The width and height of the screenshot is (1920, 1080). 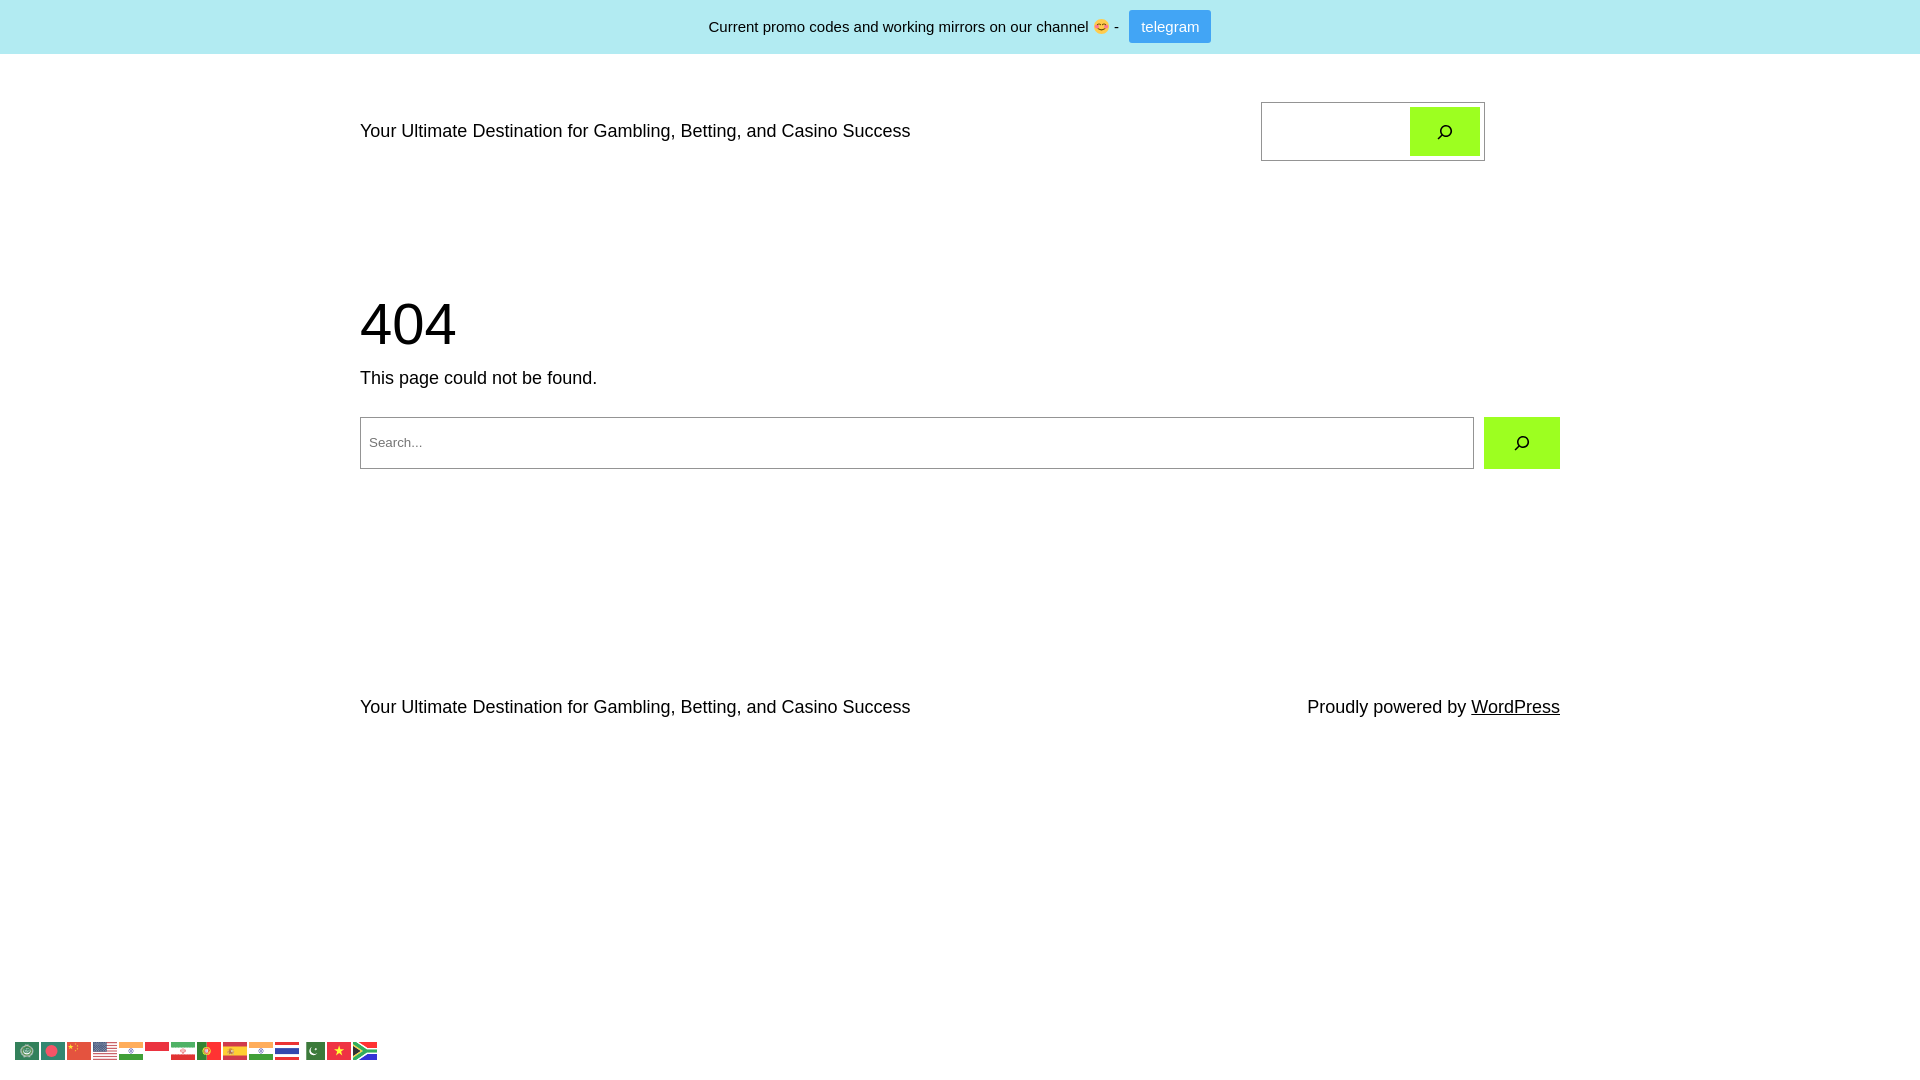 I want to click on 'Indonesian', so click(x=157, y=1048).